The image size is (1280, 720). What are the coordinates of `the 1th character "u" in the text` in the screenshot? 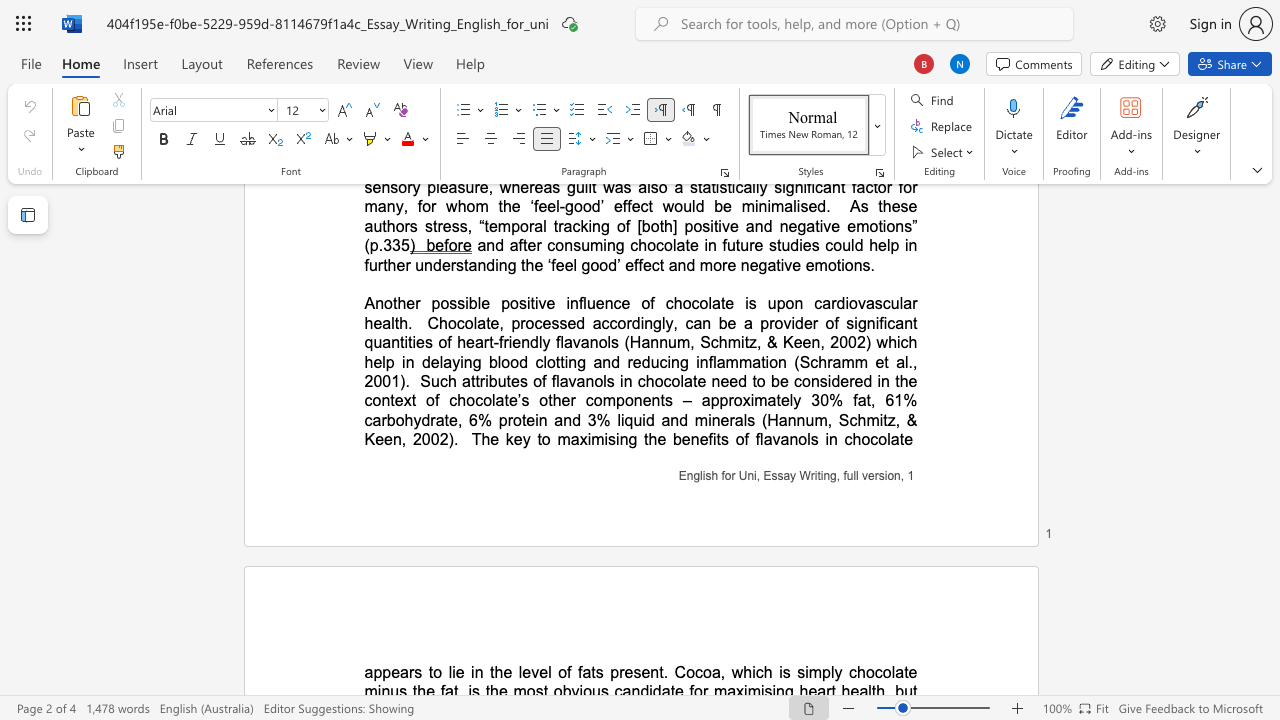 It's located at (850, 475).